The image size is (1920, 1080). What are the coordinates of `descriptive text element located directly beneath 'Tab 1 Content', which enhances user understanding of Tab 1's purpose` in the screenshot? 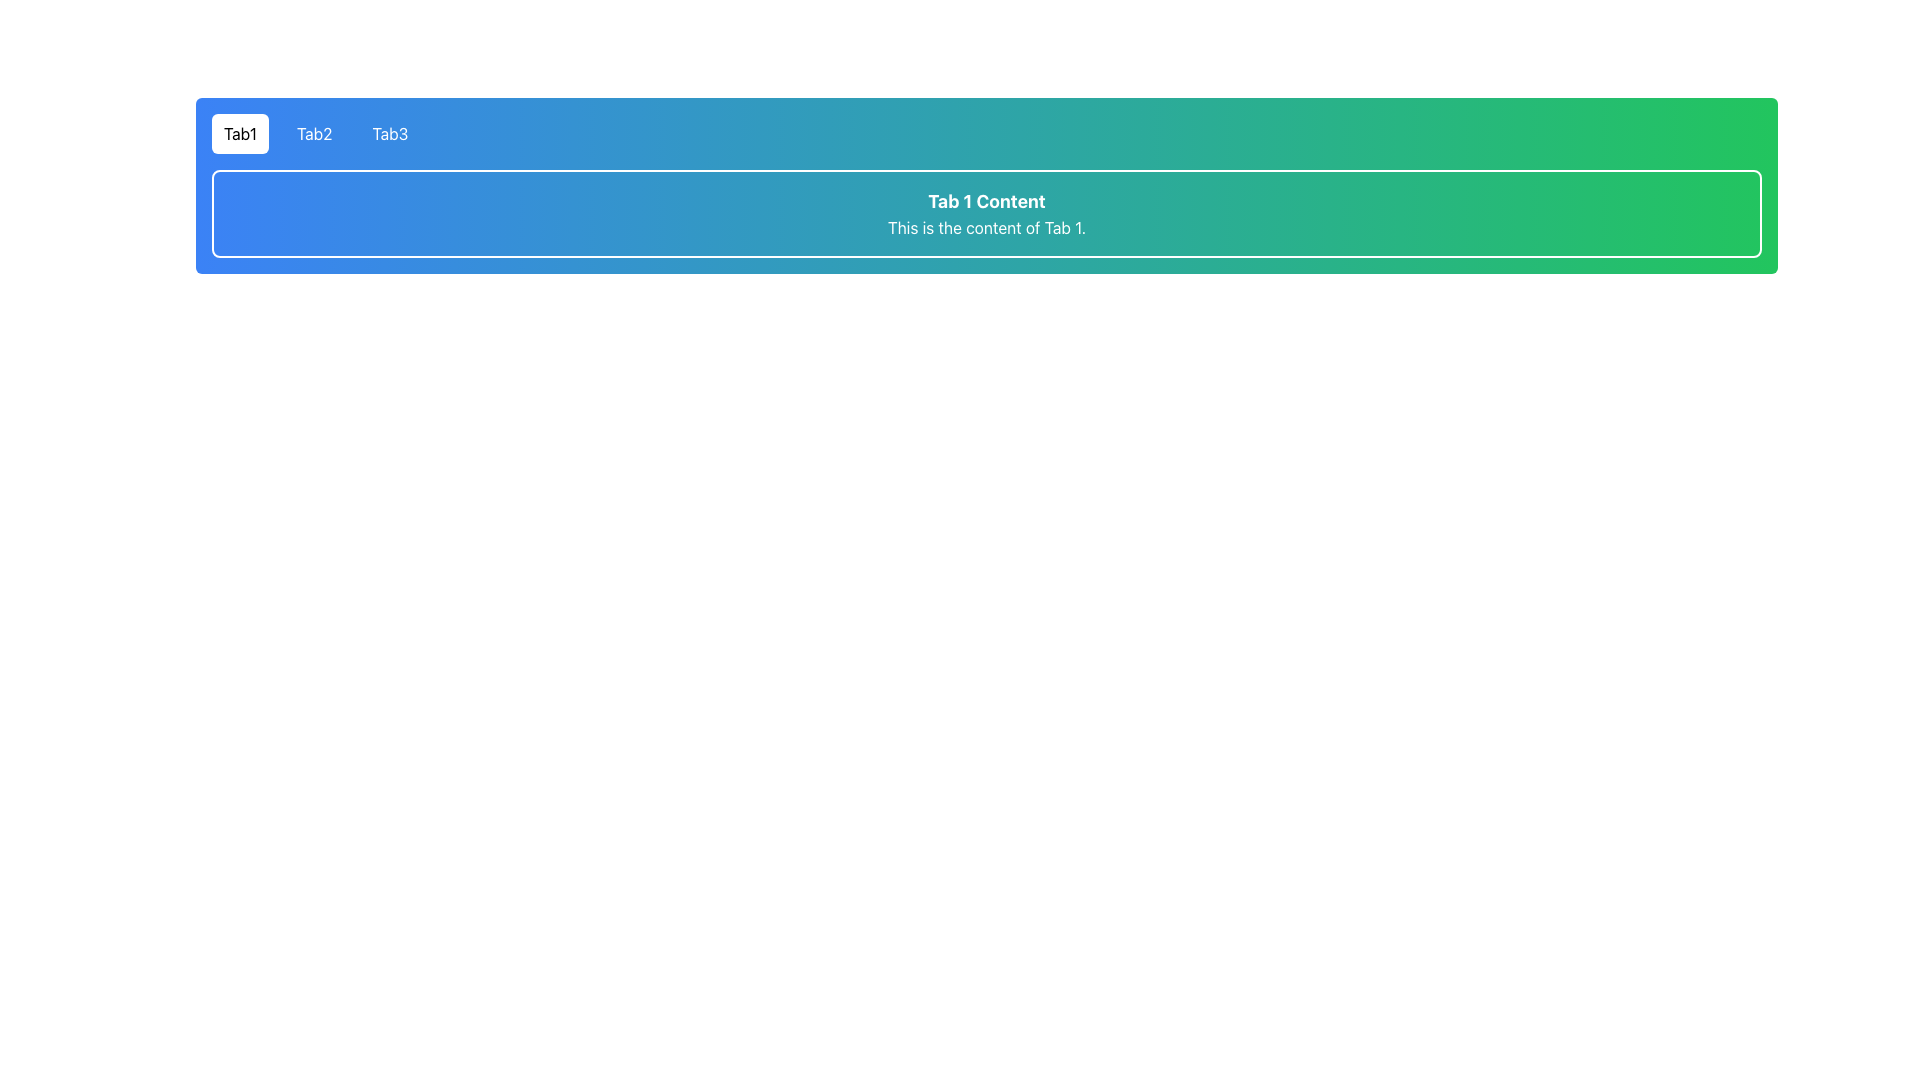 It's located at (987, 226).